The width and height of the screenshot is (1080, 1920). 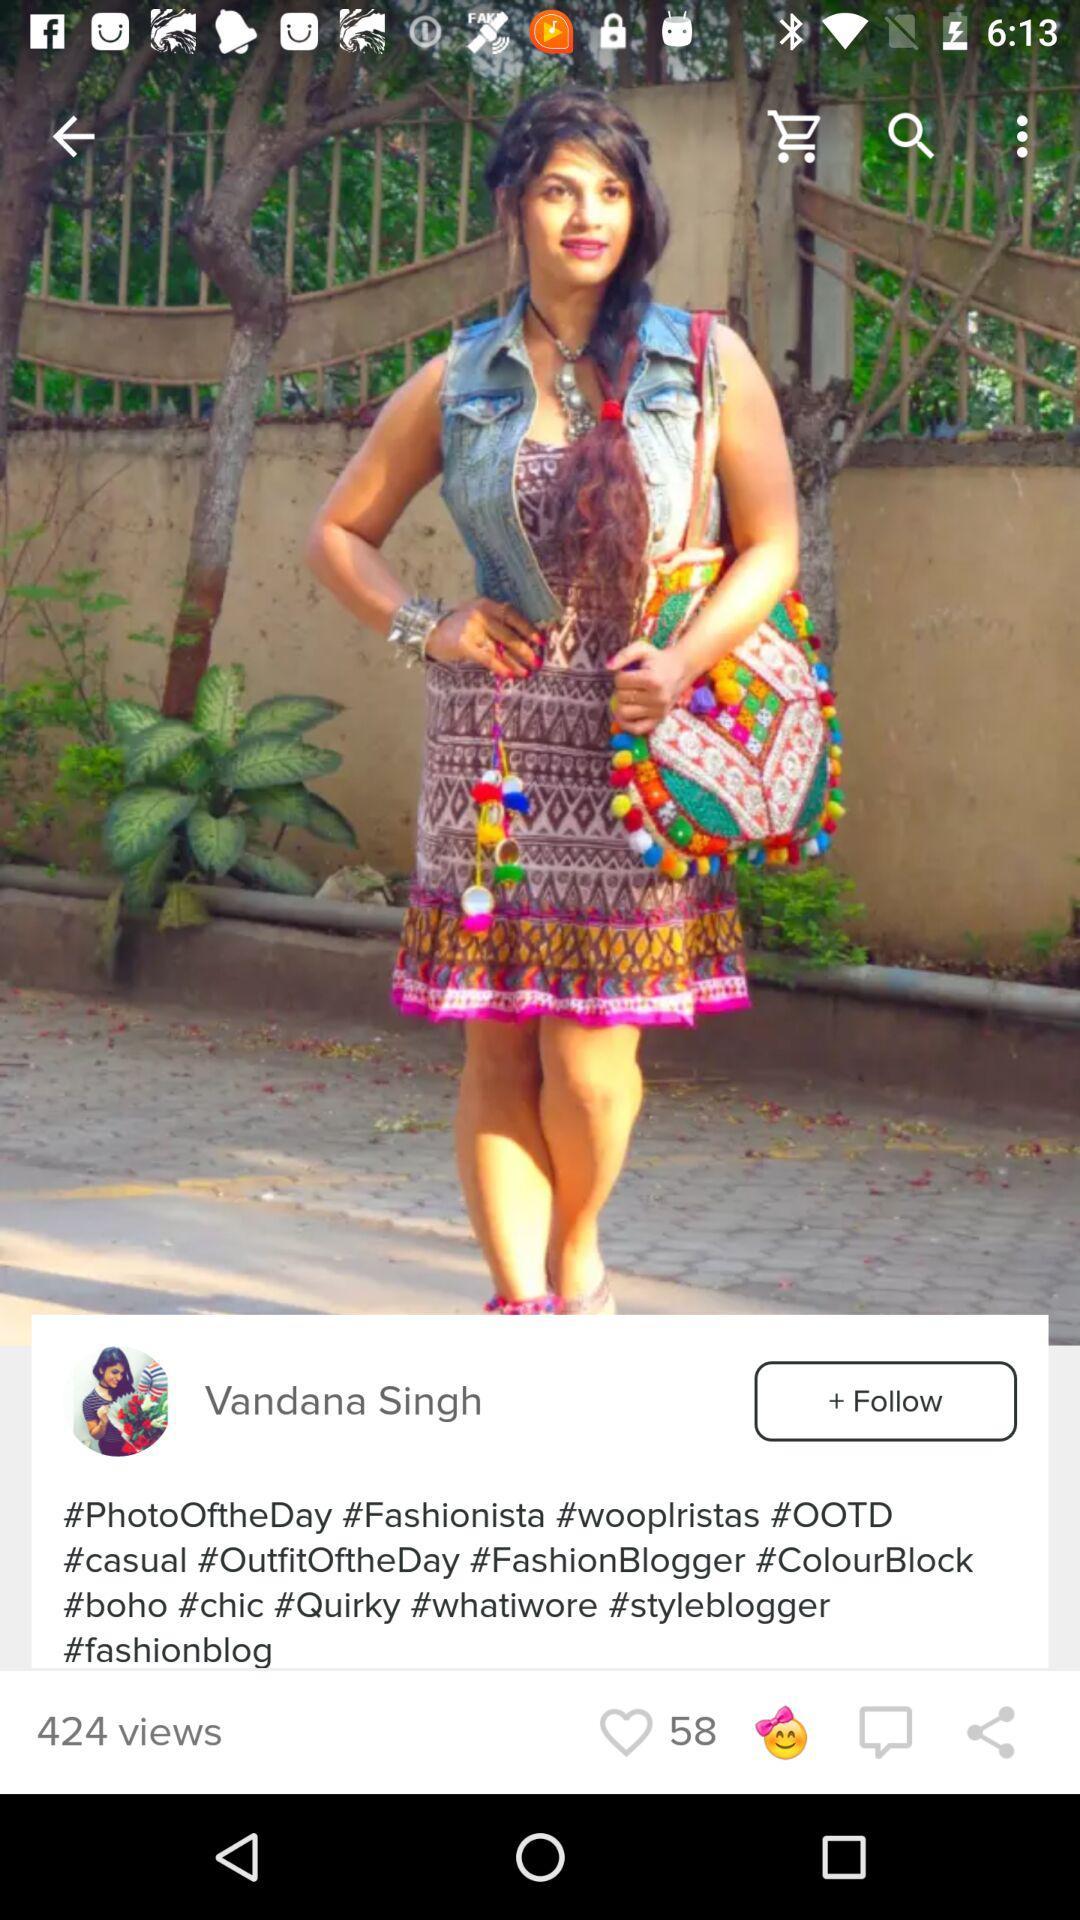 I want to click on image, so click(x=540, y=672).